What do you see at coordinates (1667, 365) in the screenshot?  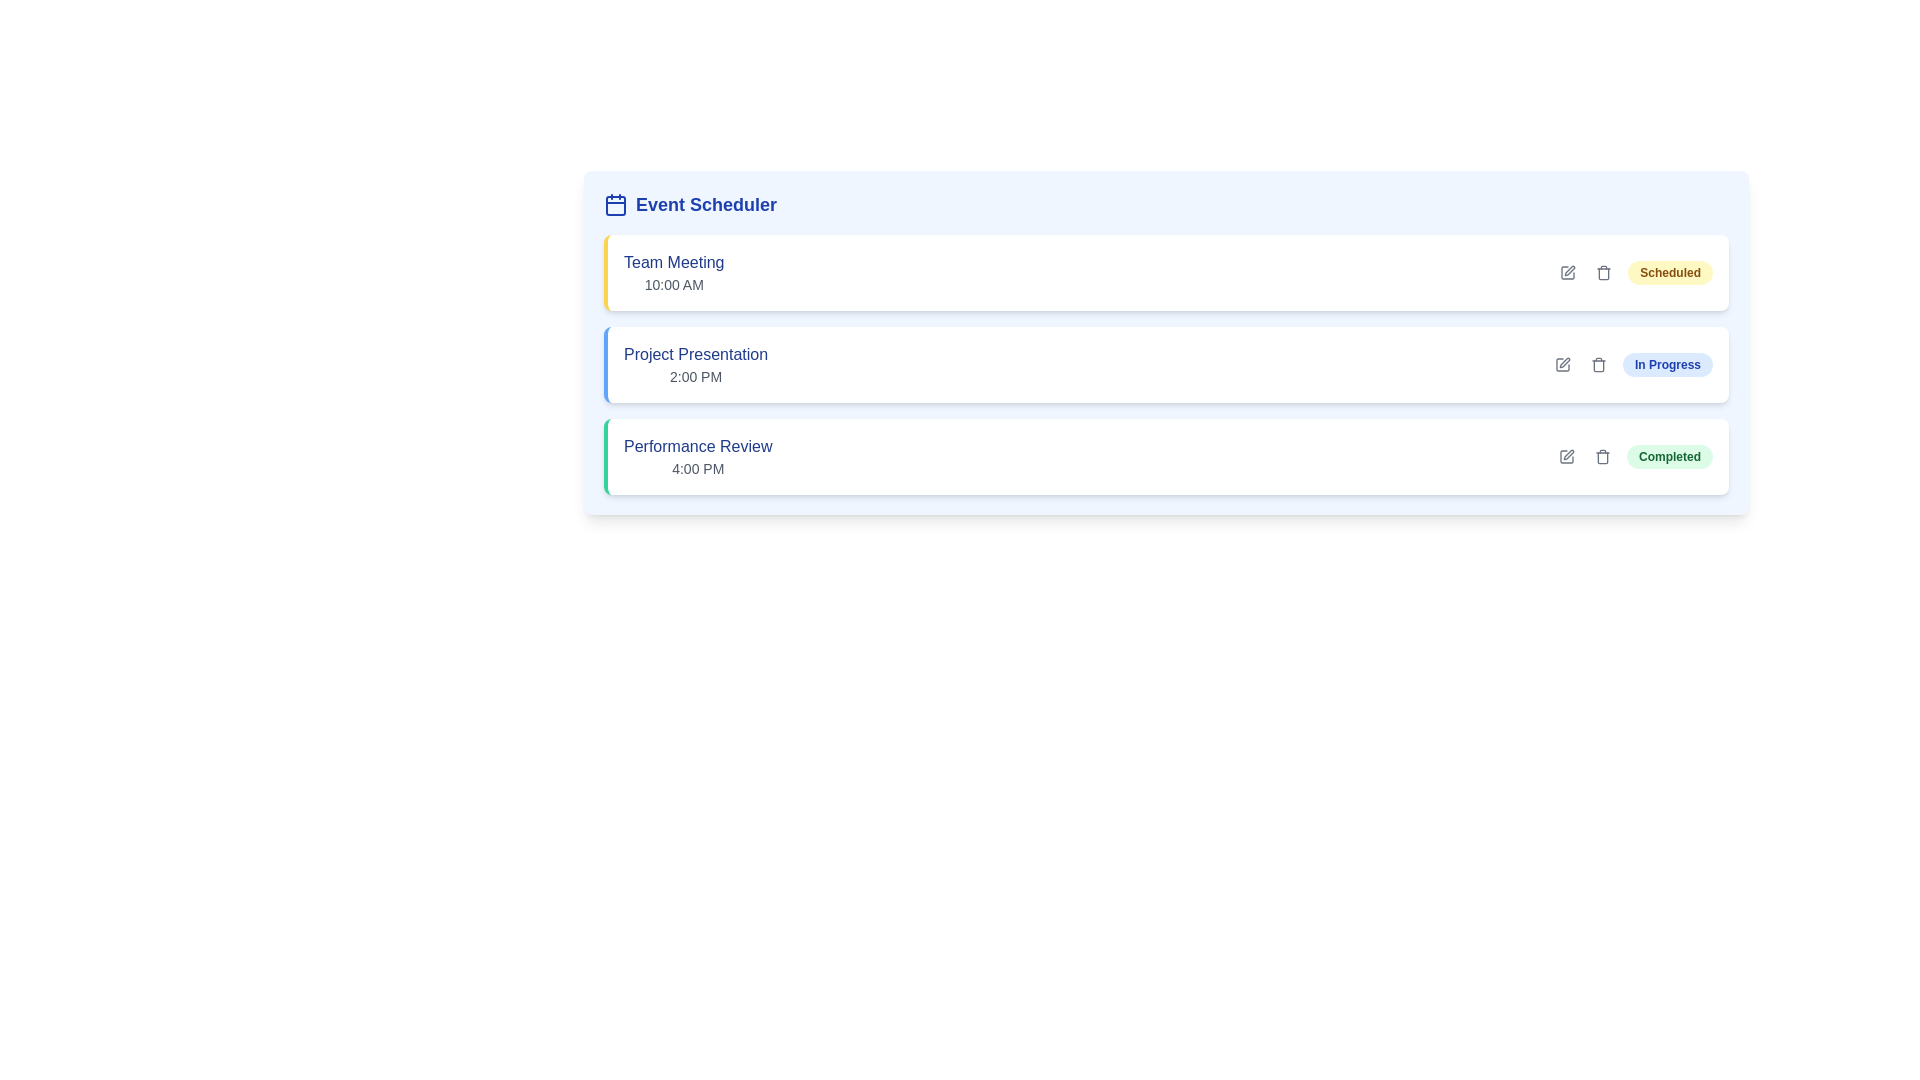 I see `'In Progress' label, which is a light blue badge with bold blue text, located in the right section of the second row of events in the scheduler interface, to gather status information` at bounding box center [1667, 365].